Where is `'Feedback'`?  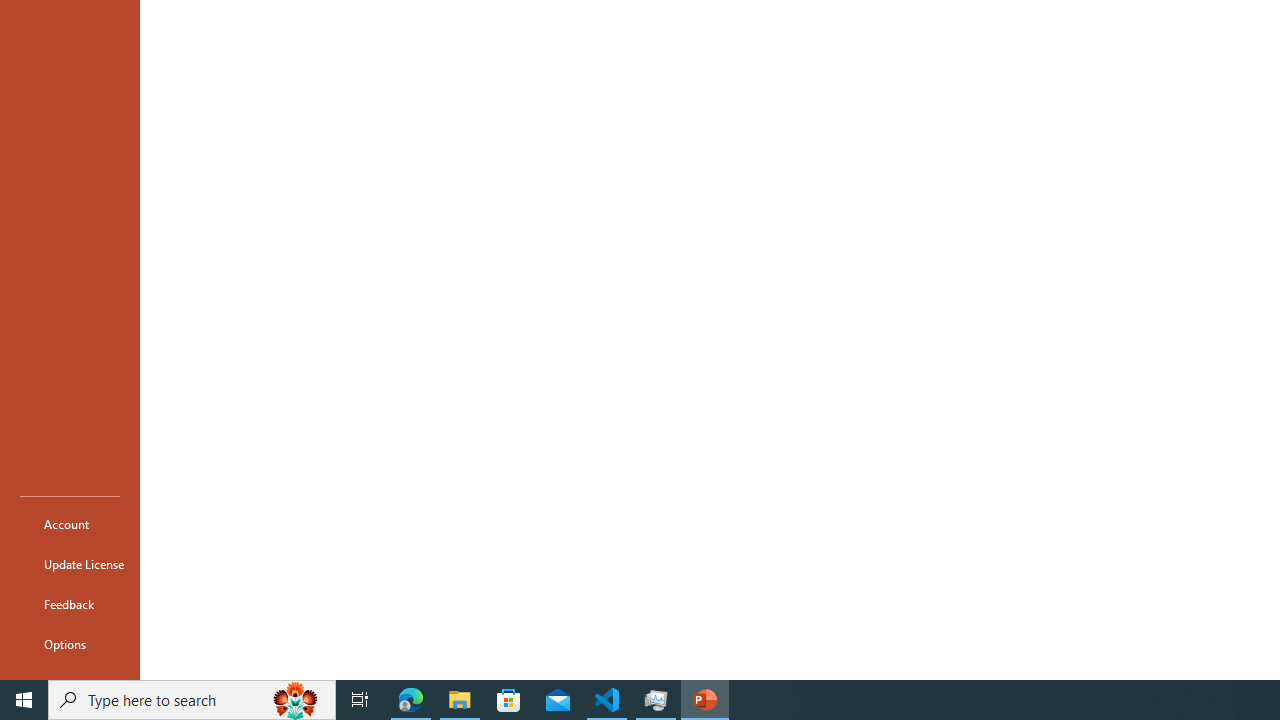
'Feedback' is located at coordinates (69, 603).